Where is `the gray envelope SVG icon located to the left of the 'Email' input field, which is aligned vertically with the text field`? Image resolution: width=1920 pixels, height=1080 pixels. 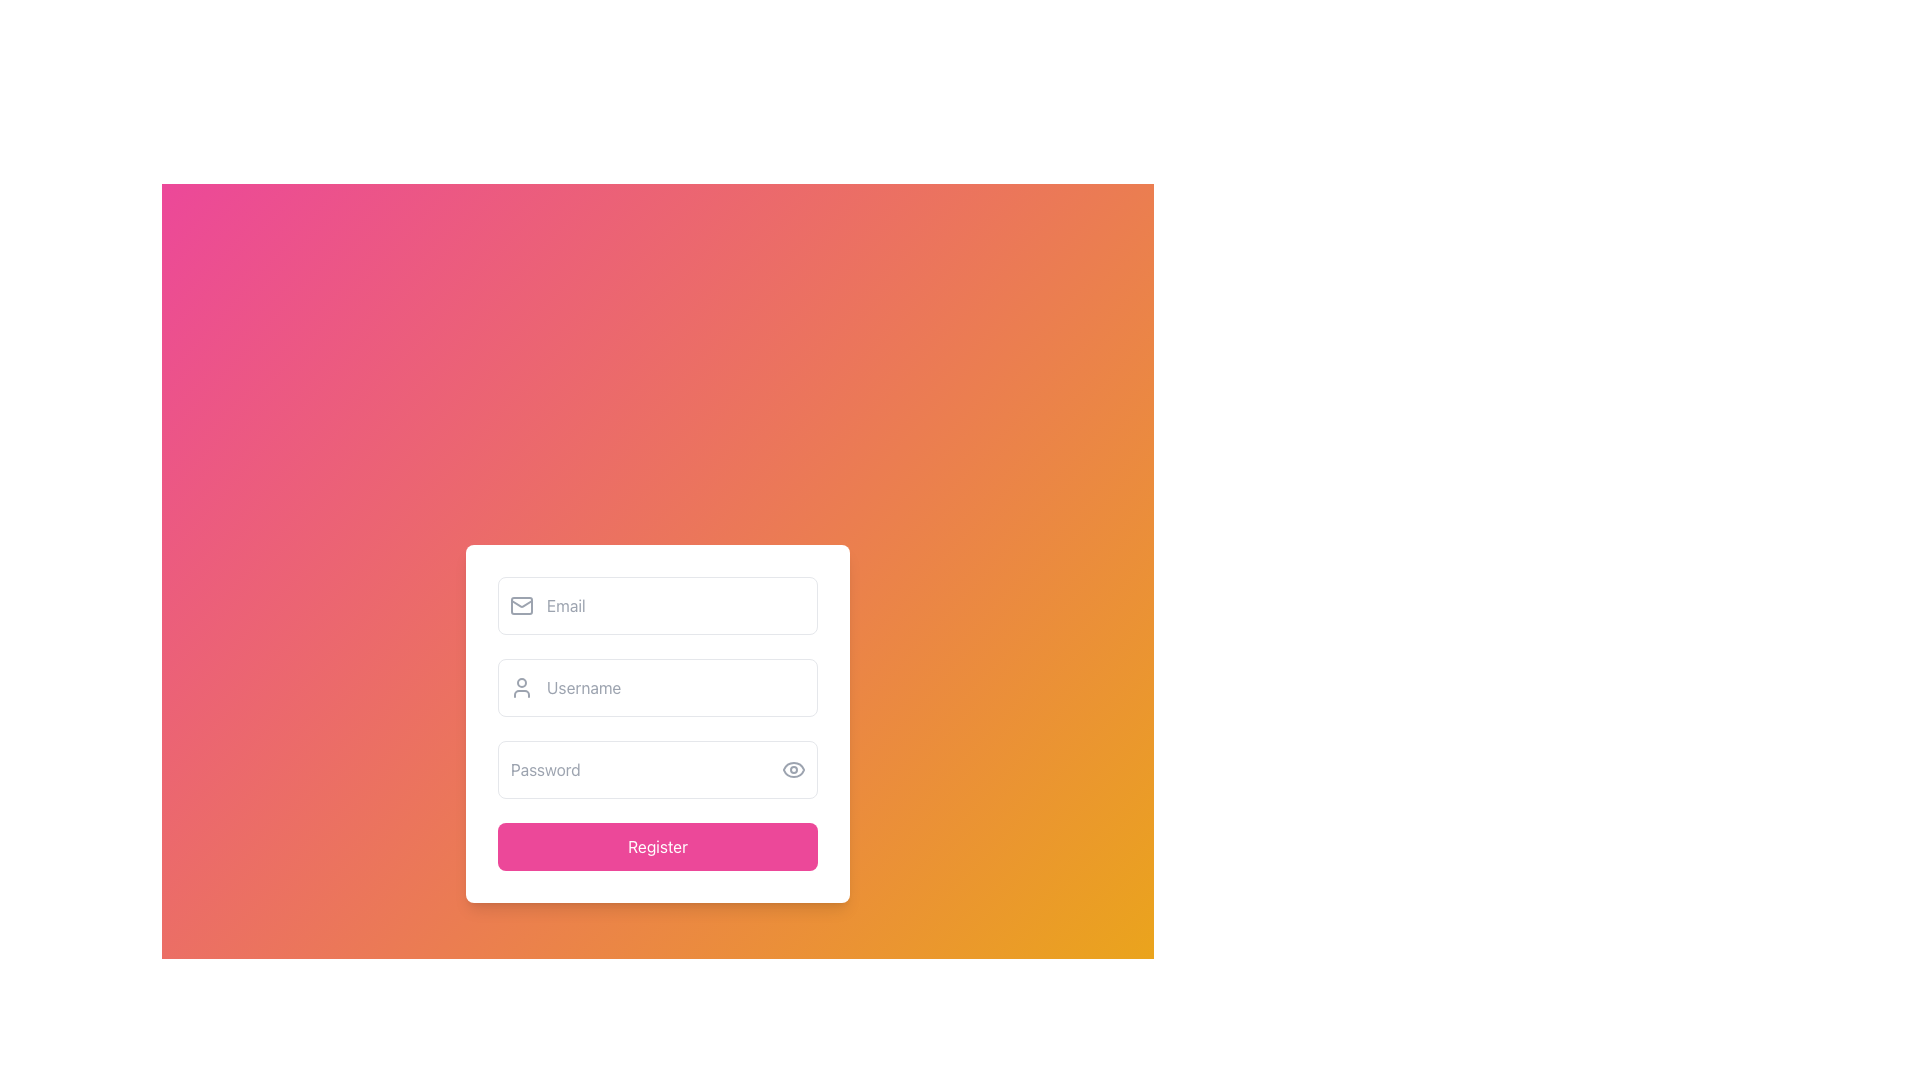
the gray envelope SVG icon located to the left of the 'Email' input field, which is aligned vertically with the text field is located at coordinates (522, 604).